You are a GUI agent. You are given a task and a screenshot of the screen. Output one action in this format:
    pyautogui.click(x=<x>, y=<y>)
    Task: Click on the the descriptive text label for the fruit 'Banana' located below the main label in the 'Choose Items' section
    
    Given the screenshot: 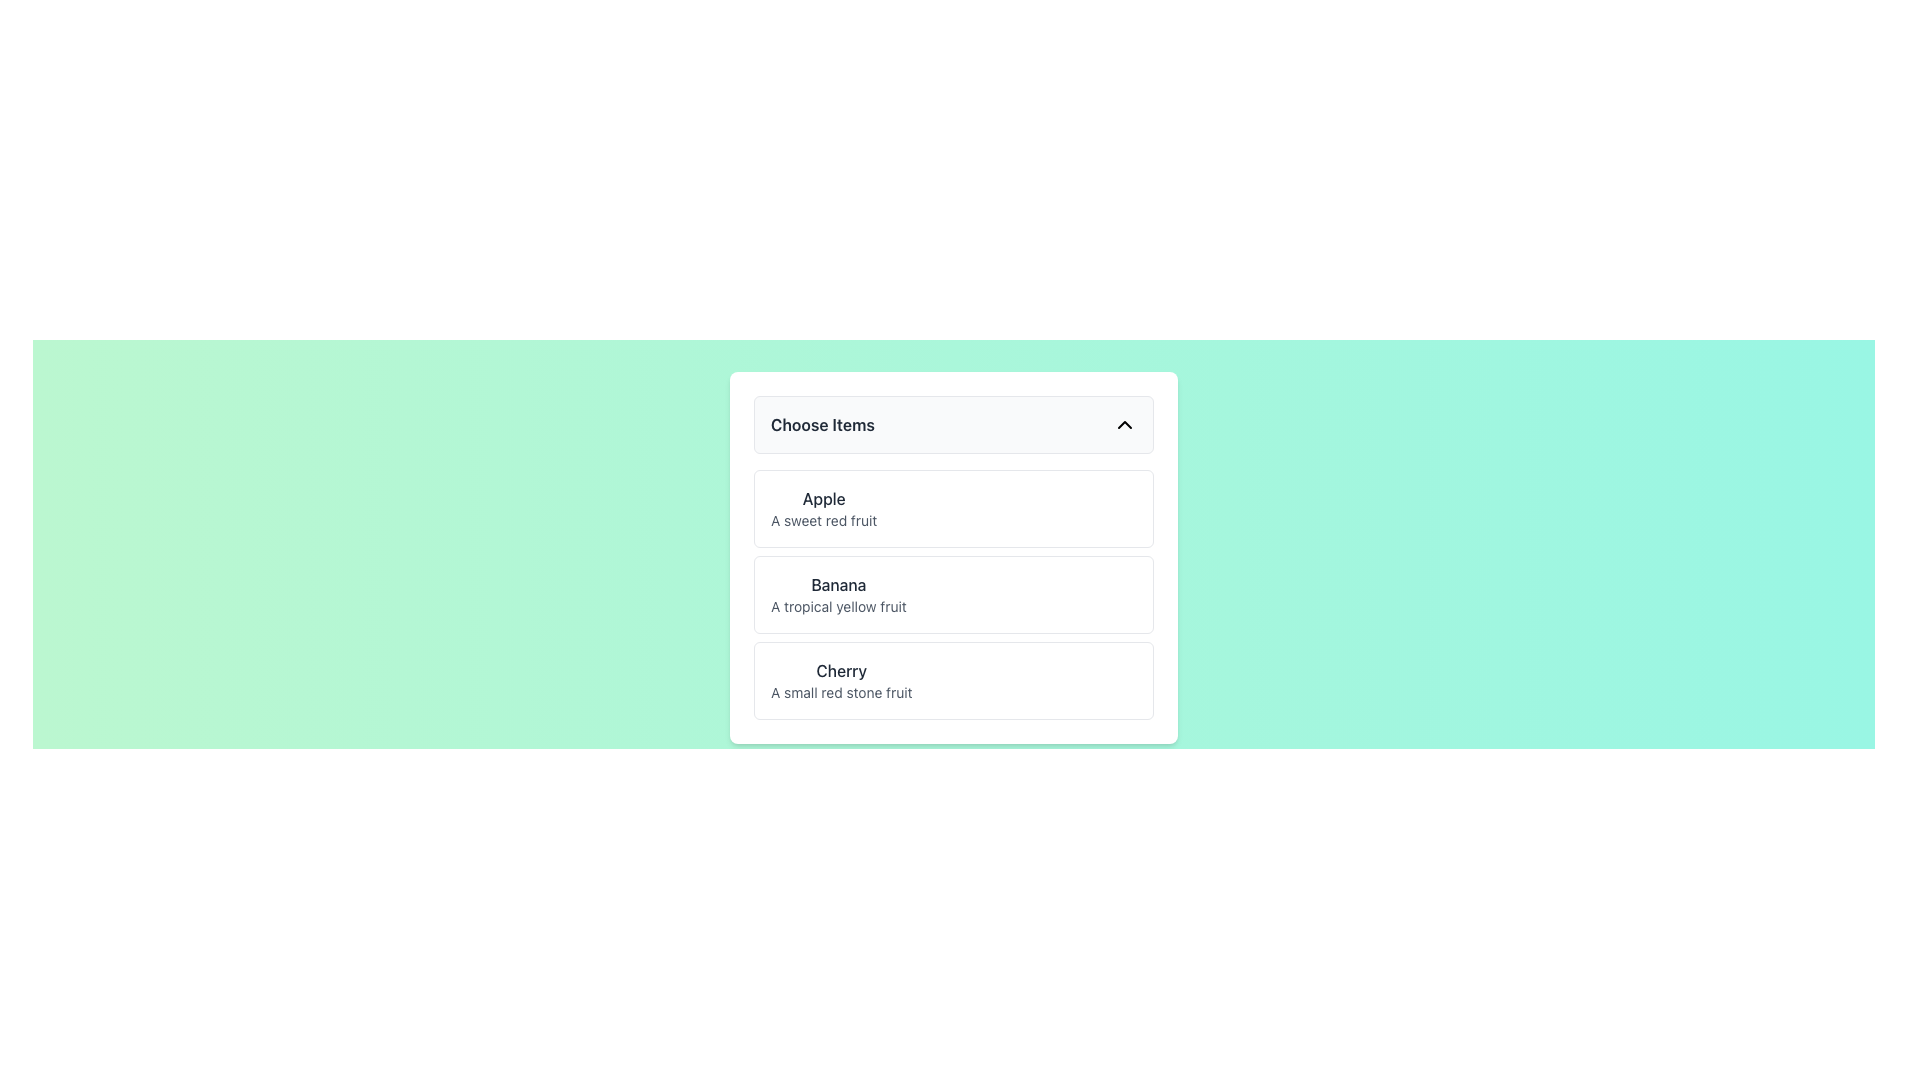 What is the action you would take?
    pyautogui.click(x=838, y=605)
    